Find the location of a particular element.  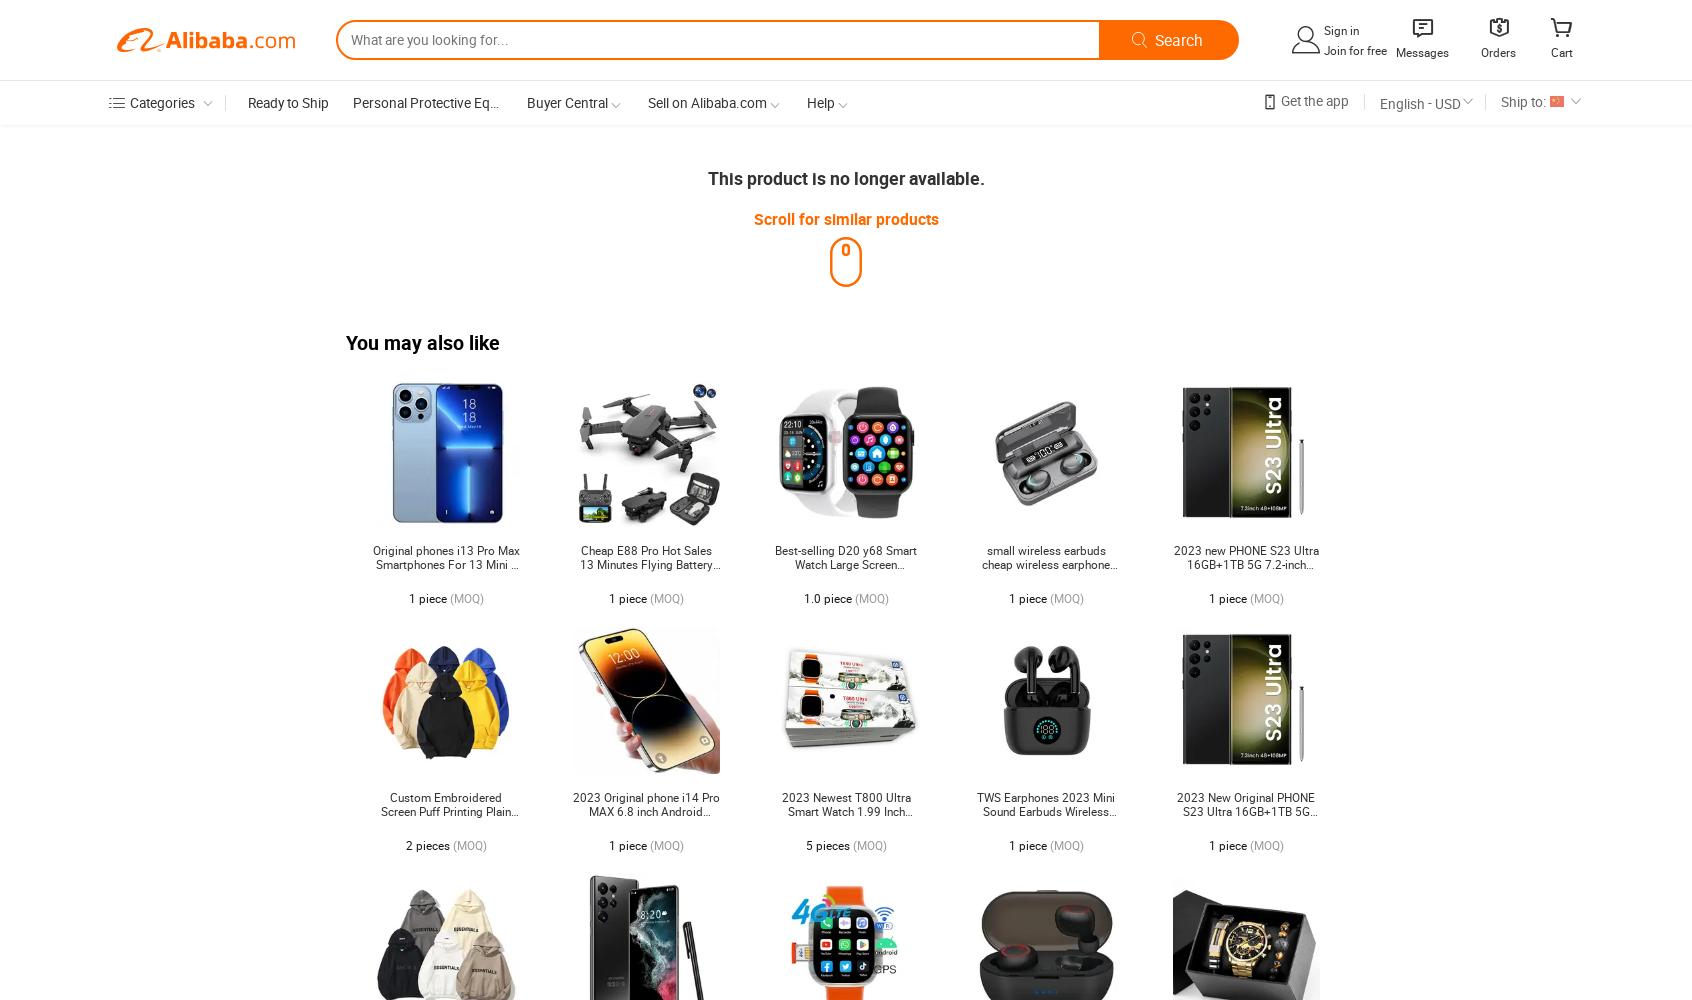

'Cheap E88 Pro Hot Sales 13 Minutes Flying Battery Long Range 4K Dual Camera Portable Small Foldable RC Drone' is located at coordinates (645, 577).